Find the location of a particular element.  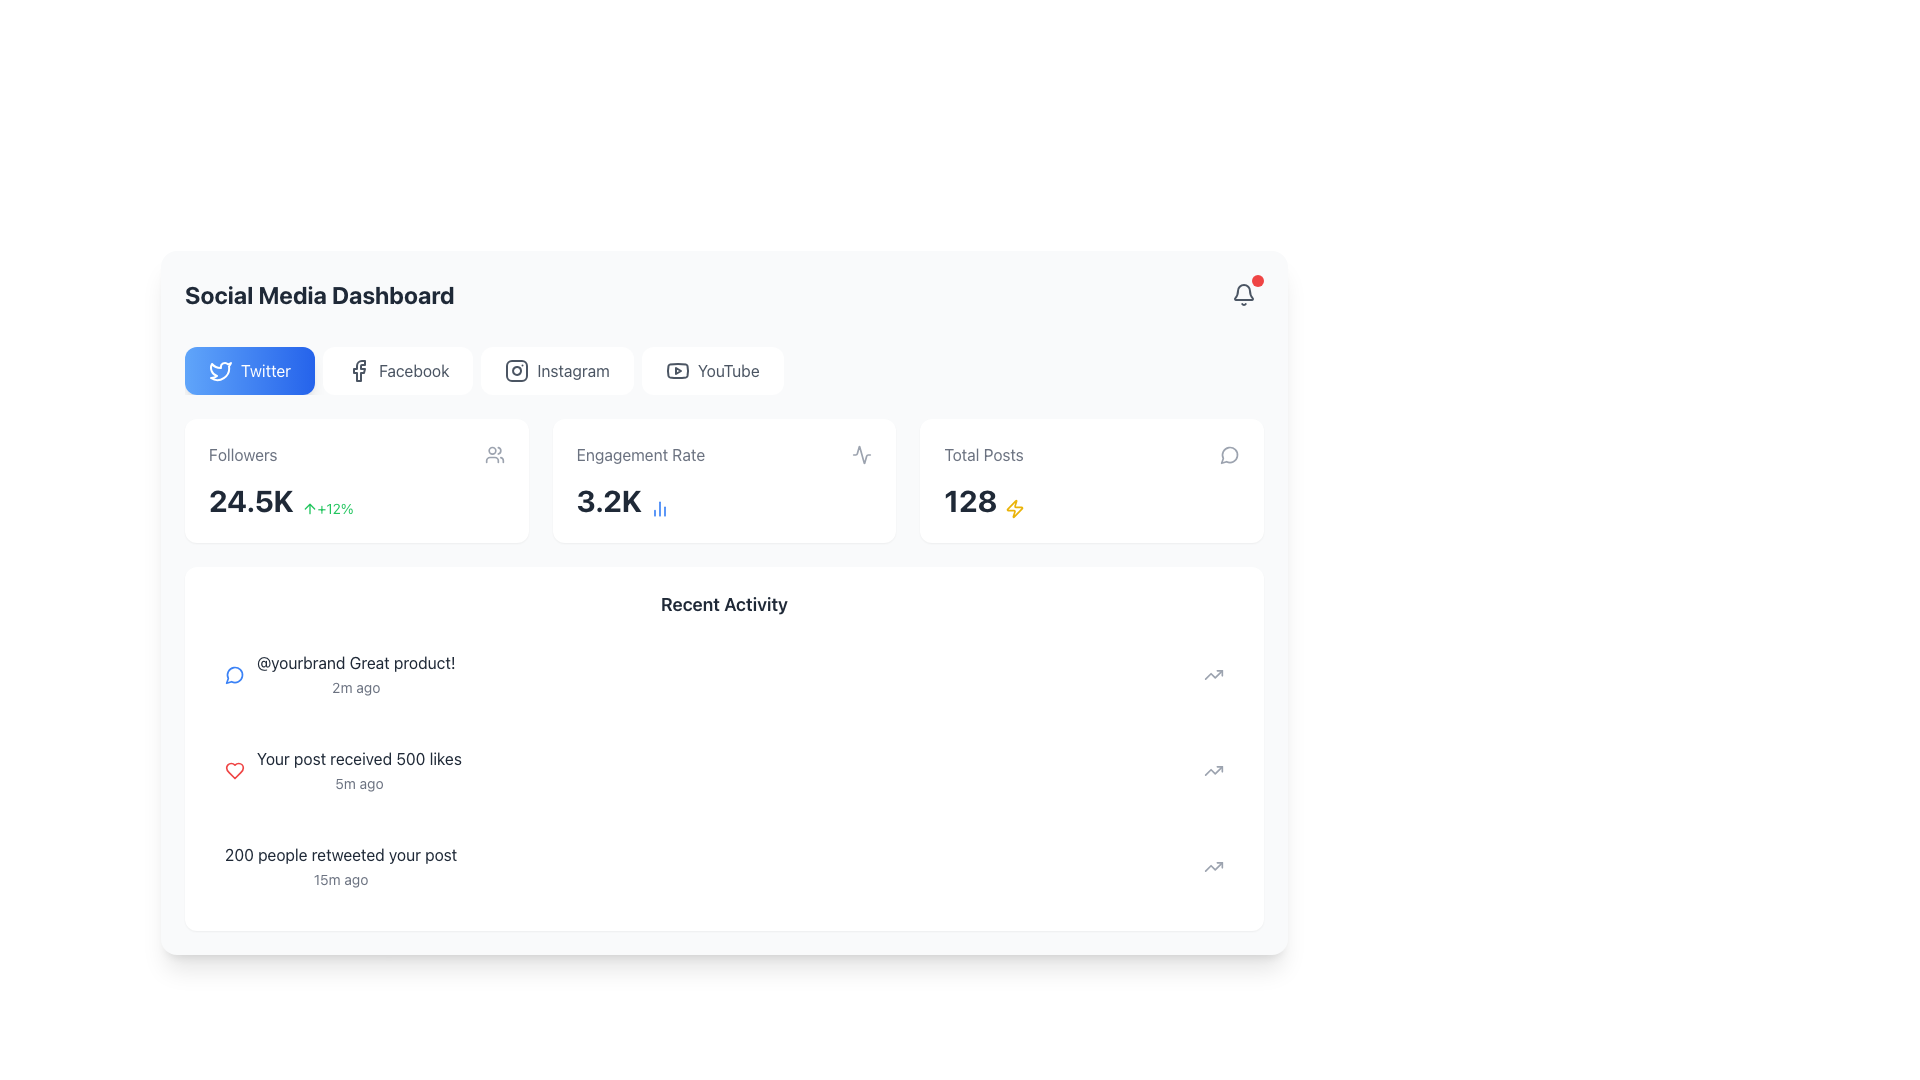

the heart-shaped red icon located above the 'Recent Activity' section in the card interface, adjacent to the notification icon is located at coordinates (235, 770).